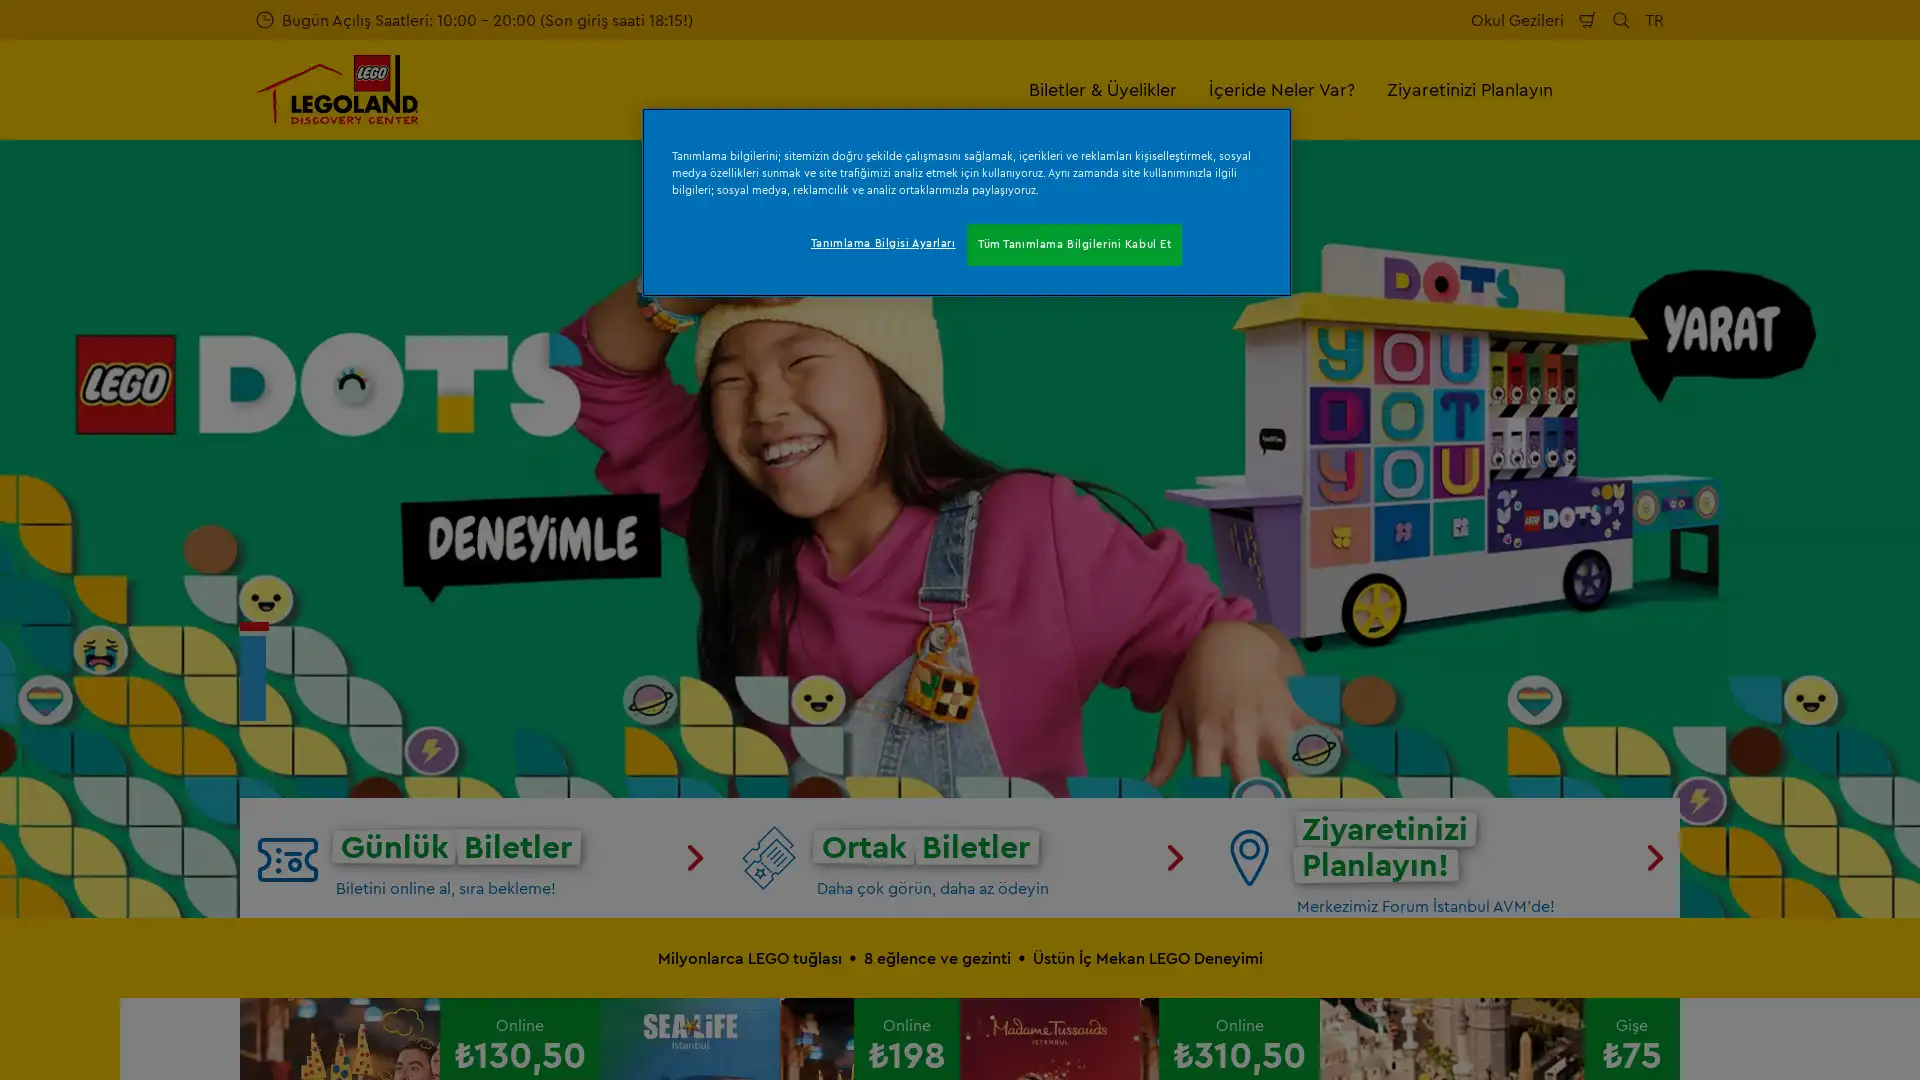  What do you see at coordinates (1073, 244) in the screenshot?
I see `Tum Tanmlama Bilgilerini Kabul Et` at bounding box center [1073, 244].